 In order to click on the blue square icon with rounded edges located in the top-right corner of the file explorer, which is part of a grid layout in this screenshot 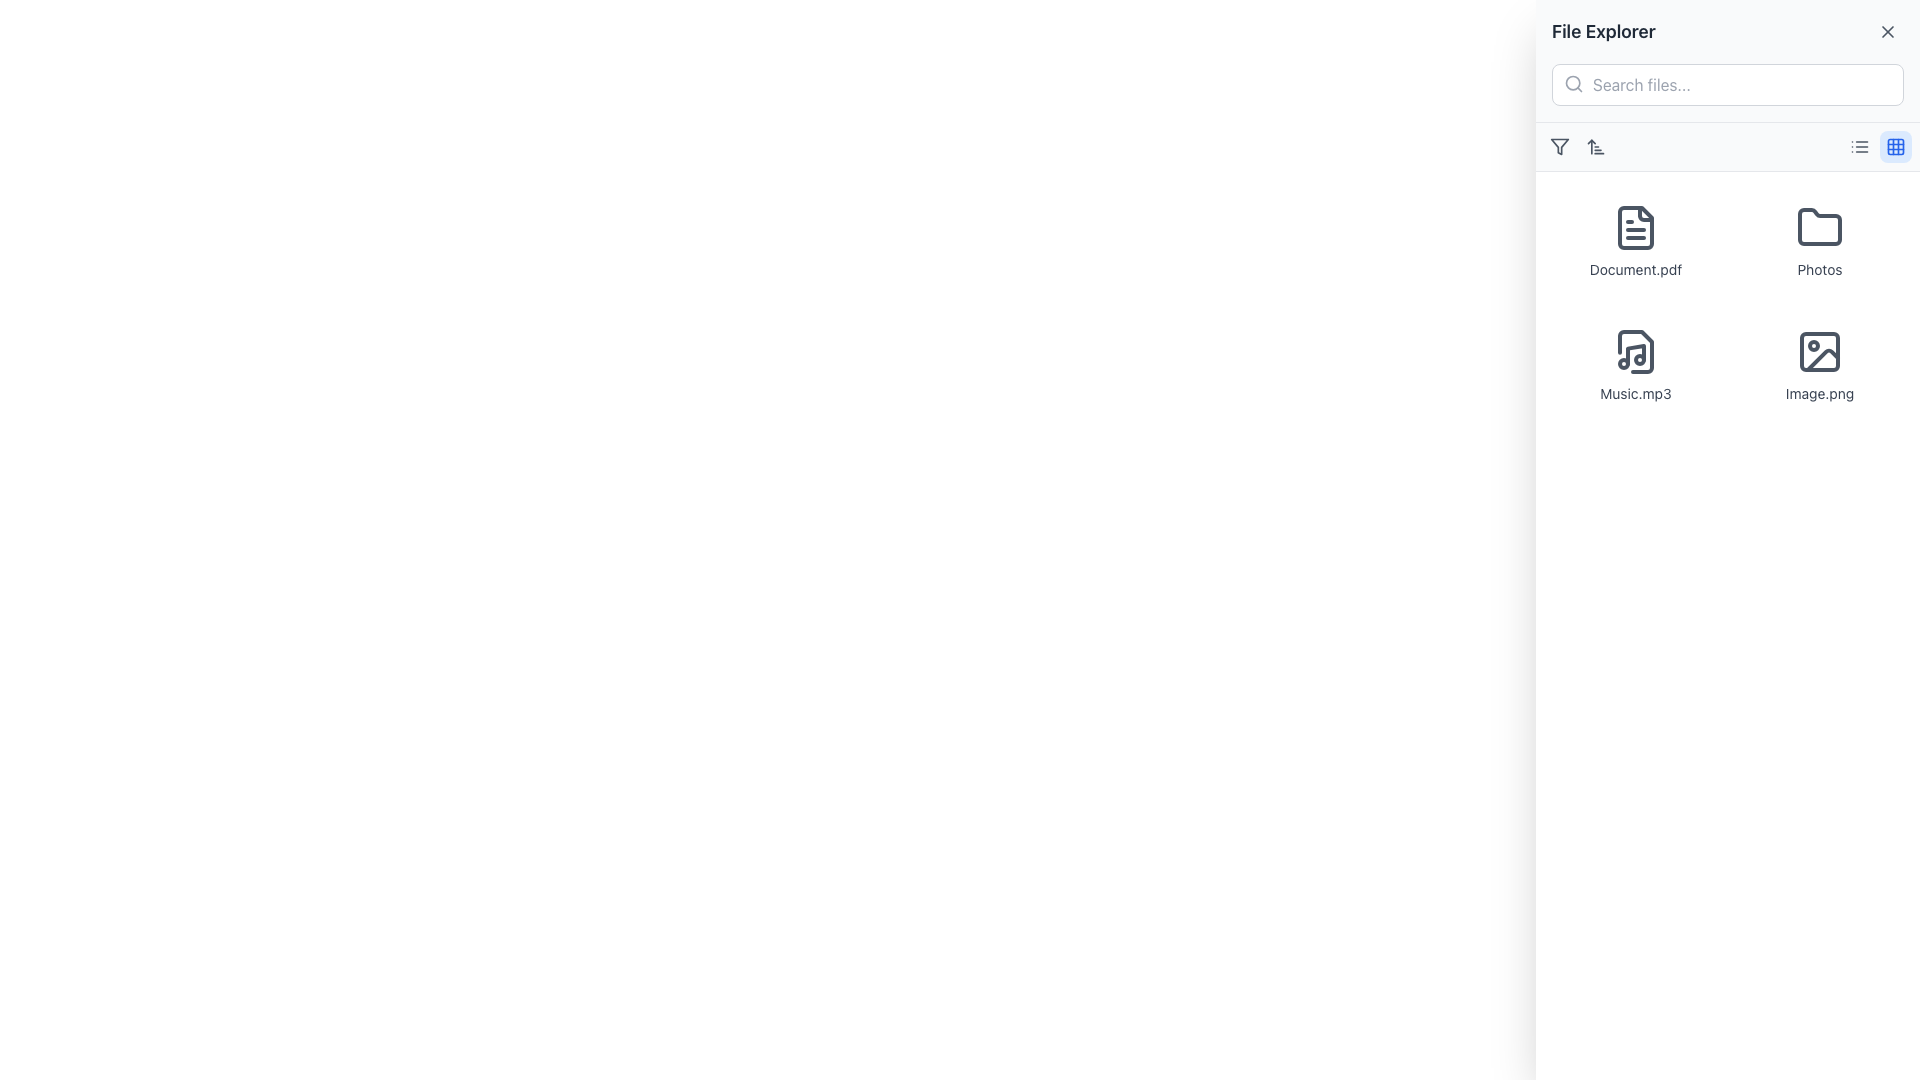, I will do `click(1895, 145)`.